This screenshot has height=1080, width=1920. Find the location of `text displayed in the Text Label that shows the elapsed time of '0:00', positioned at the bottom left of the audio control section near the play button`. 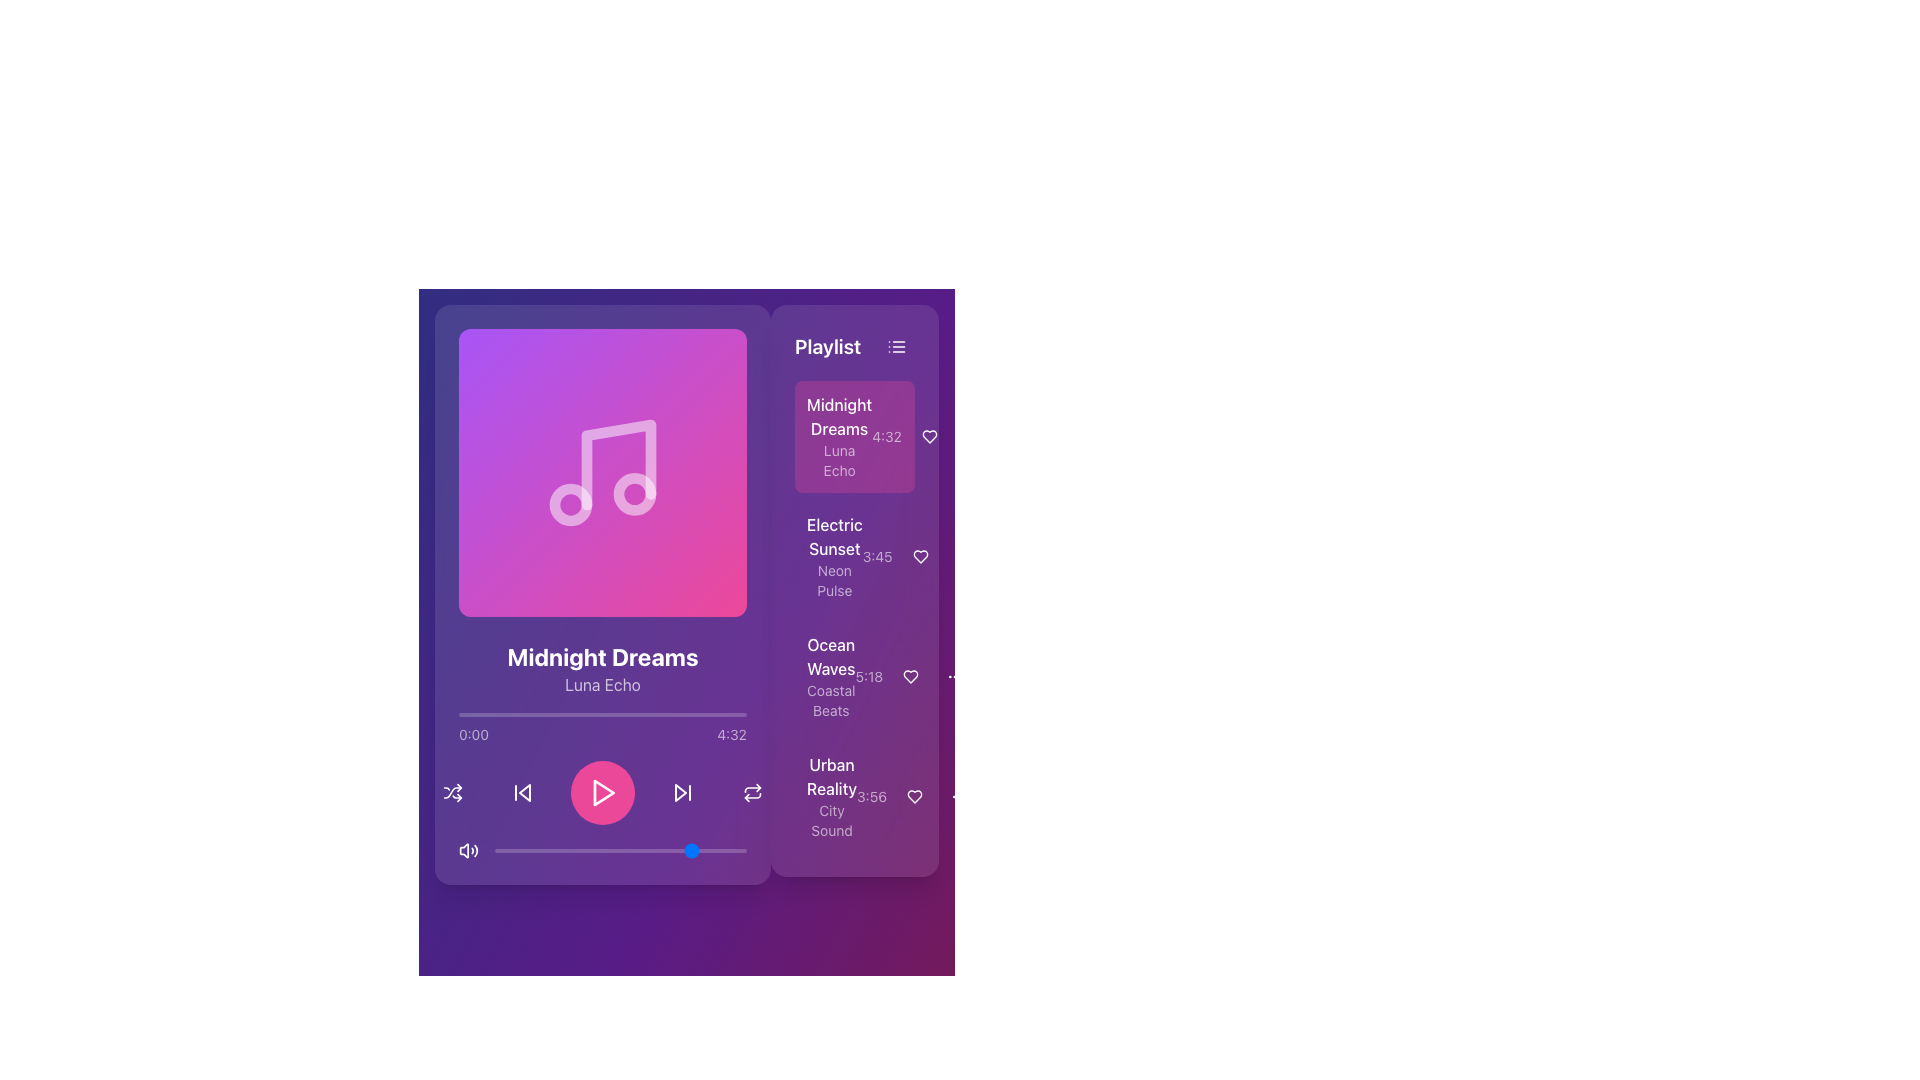

text displayed in the Text Label that shows the elapsed time of '0:00', positioned at the bottom left of the audio control section near the play button is located at coordinates (473, 735).